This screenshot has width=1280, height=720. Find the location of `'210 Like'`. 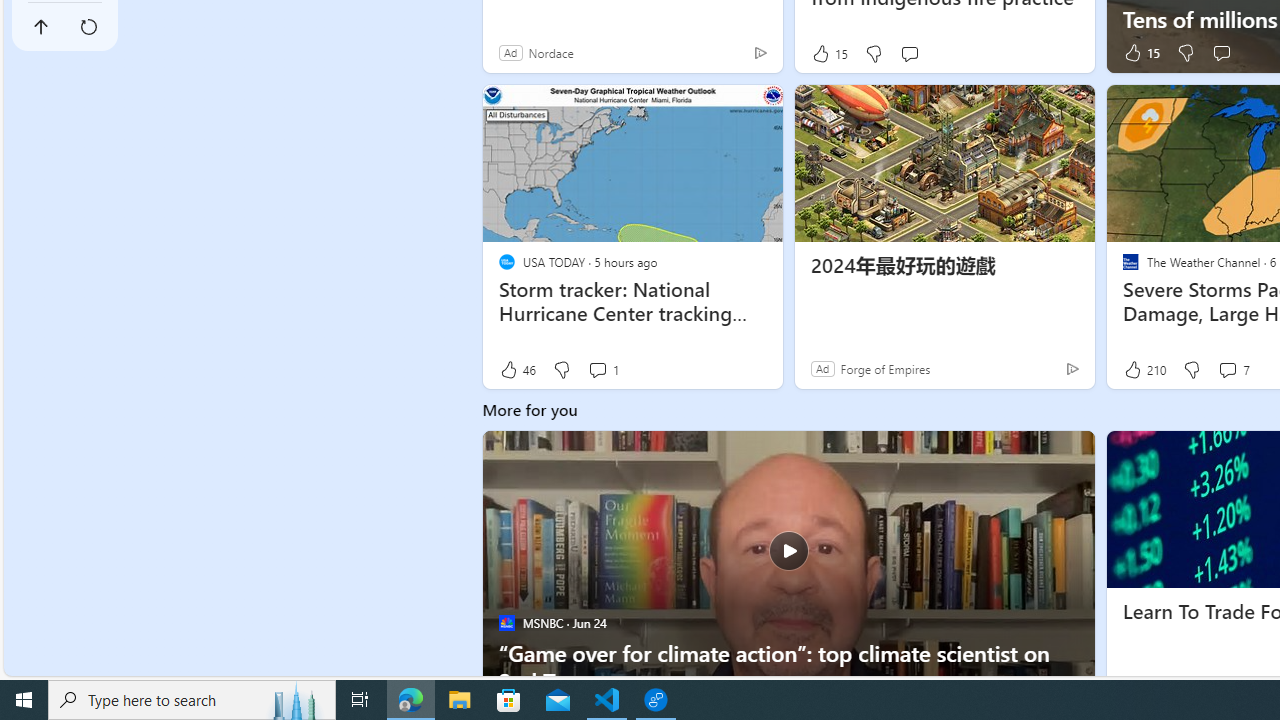

'210 Like' is located at coordinates (1143, 369).